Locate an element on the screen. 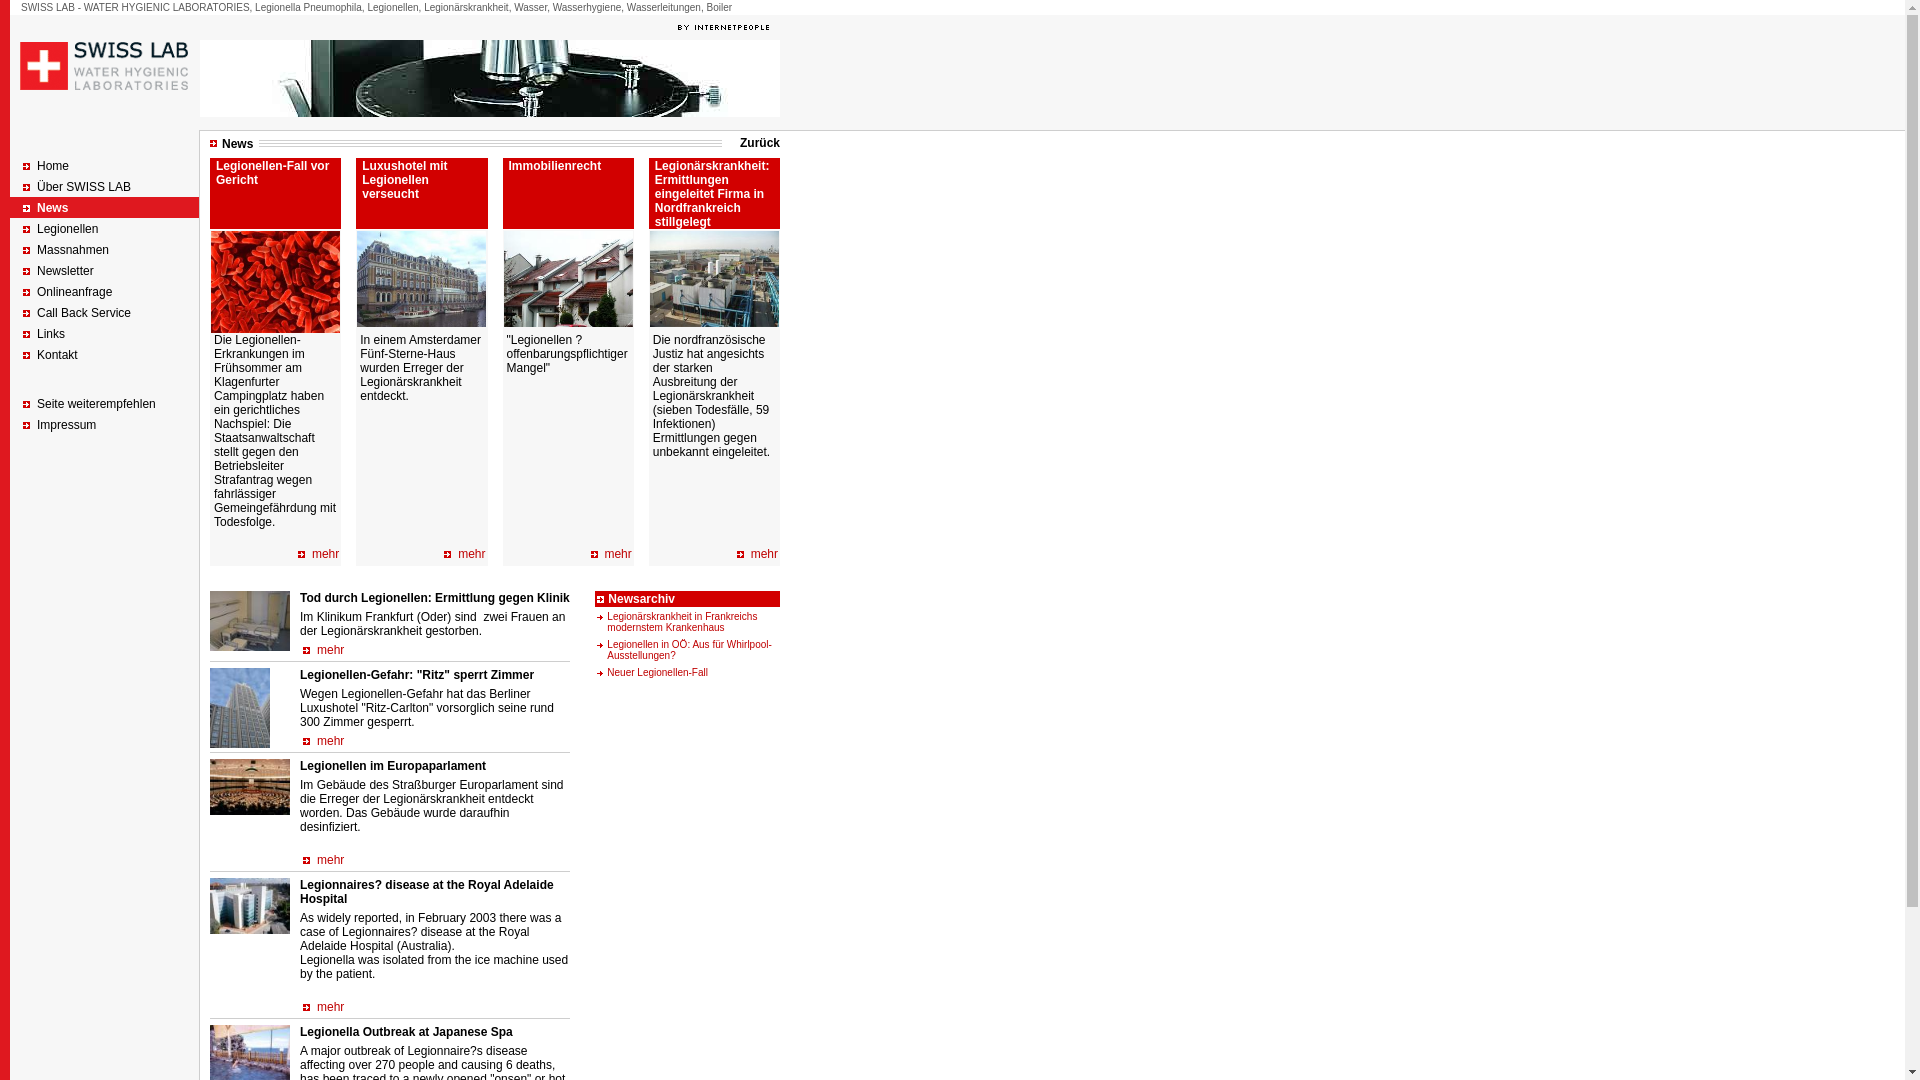 This screenshot has width=1920, height=1080. 'Kontakt' is located at coordinates (57, 353).